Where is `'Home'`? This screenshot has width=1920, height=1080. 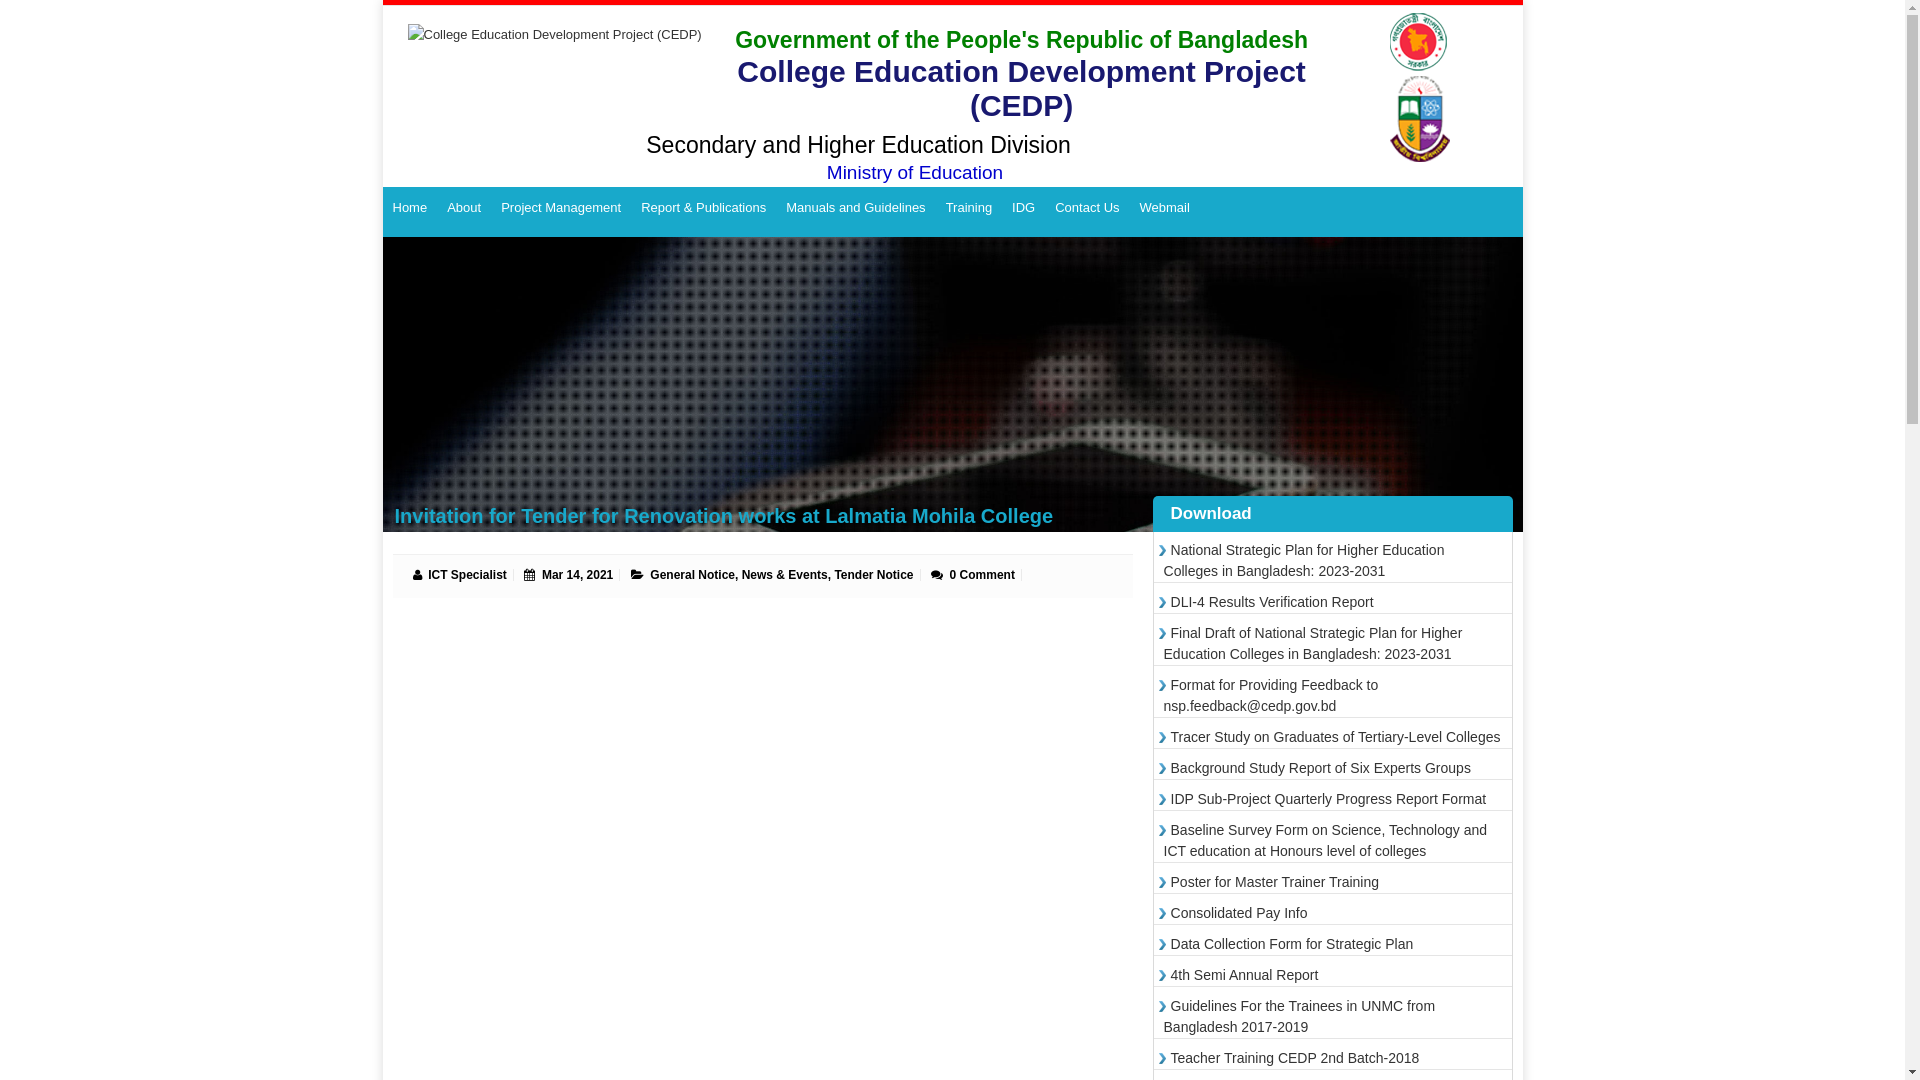 'Home' is located at coordinates (408, 208).